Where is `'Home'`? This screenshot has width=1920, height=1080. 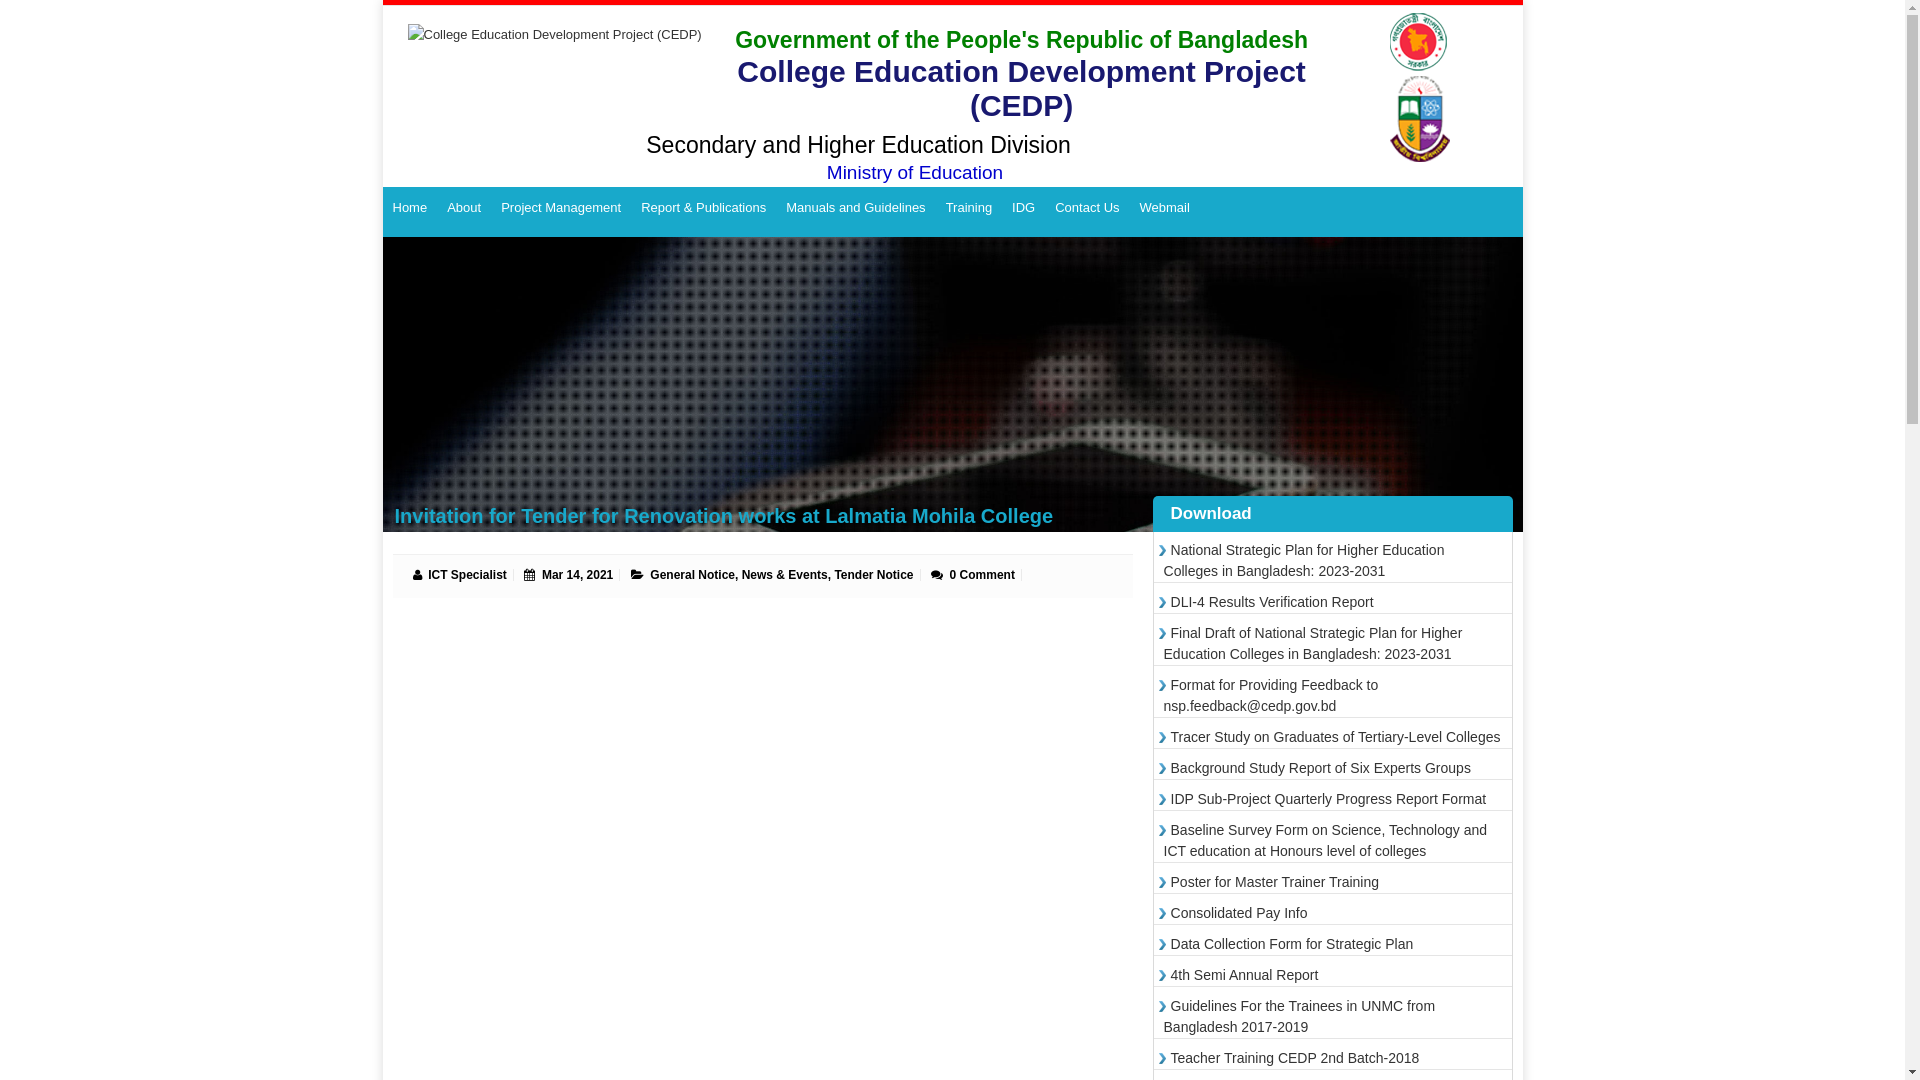 'Home' is located at coordinates (408, 208).